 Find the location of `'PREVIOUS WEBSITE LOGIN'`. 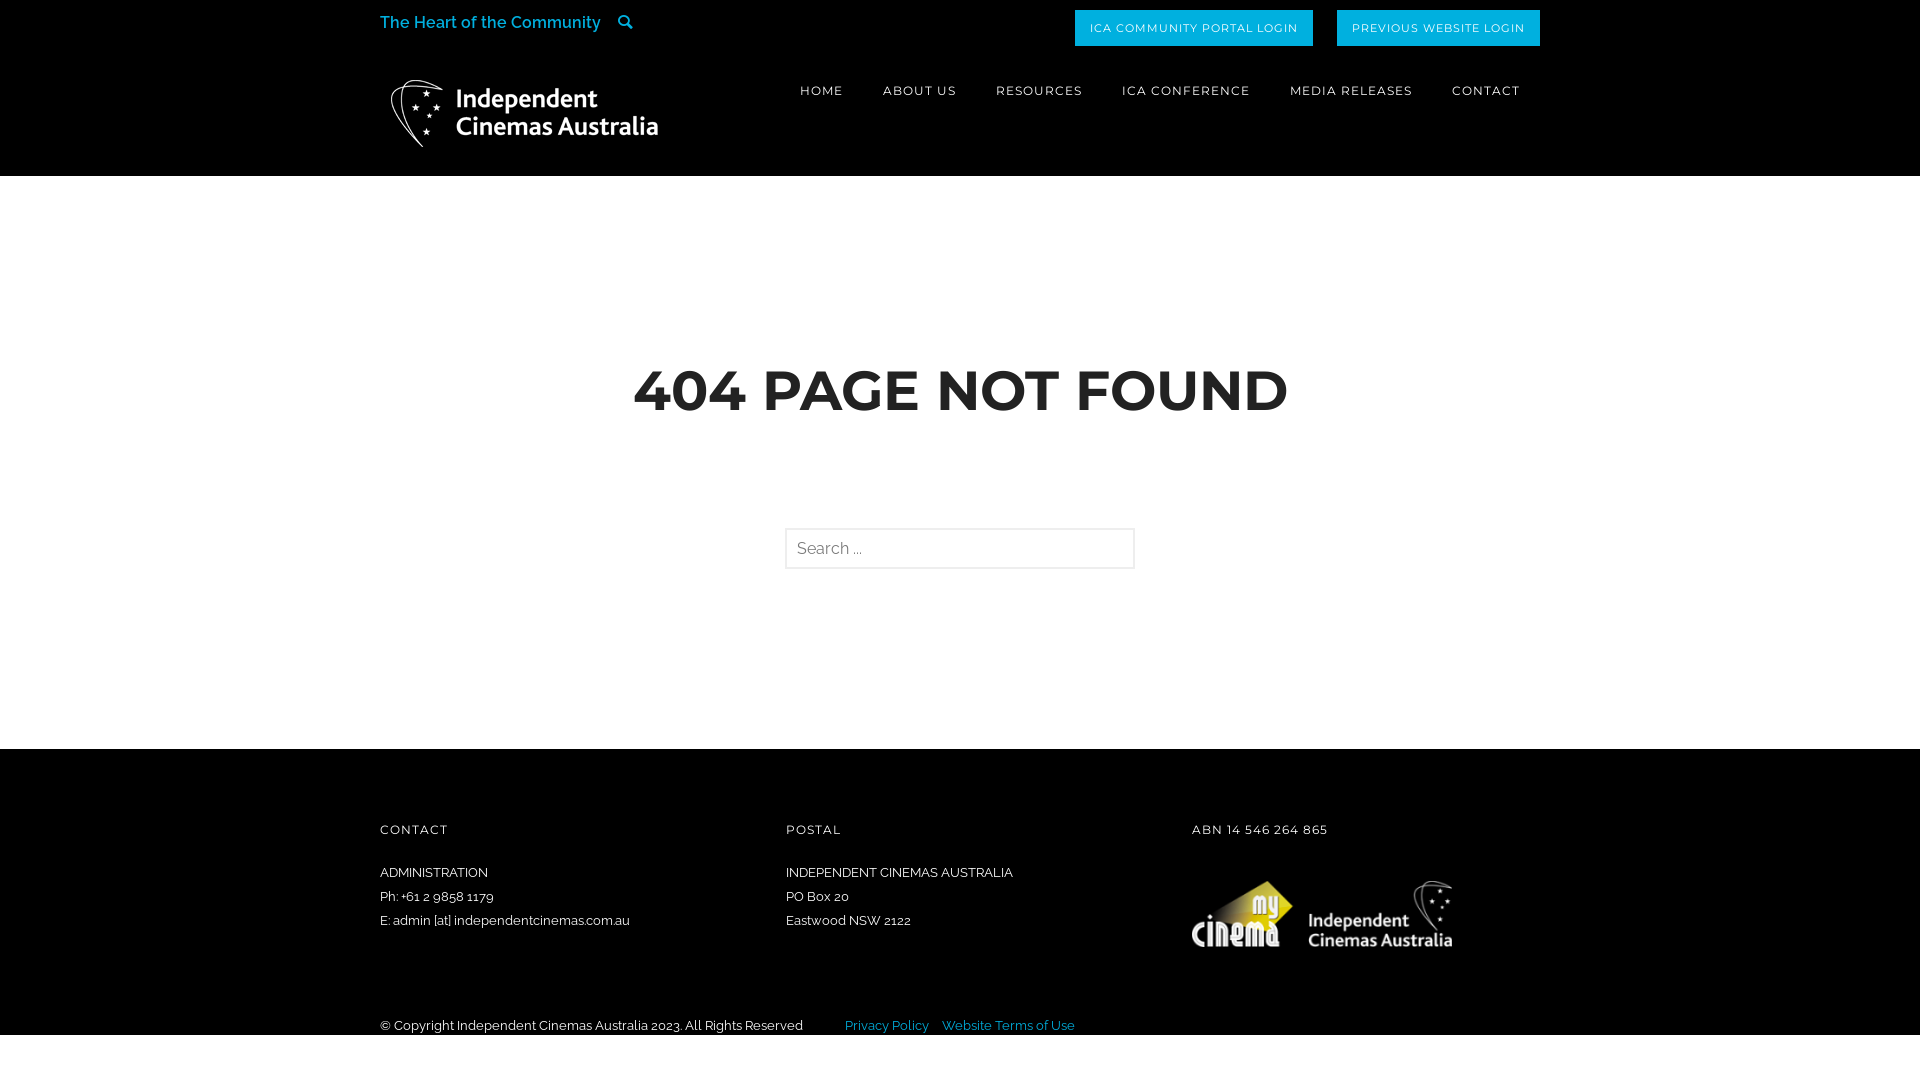

'PREVIOUS WEBSITE LOGIN' is located at coordinates (1337, 27).